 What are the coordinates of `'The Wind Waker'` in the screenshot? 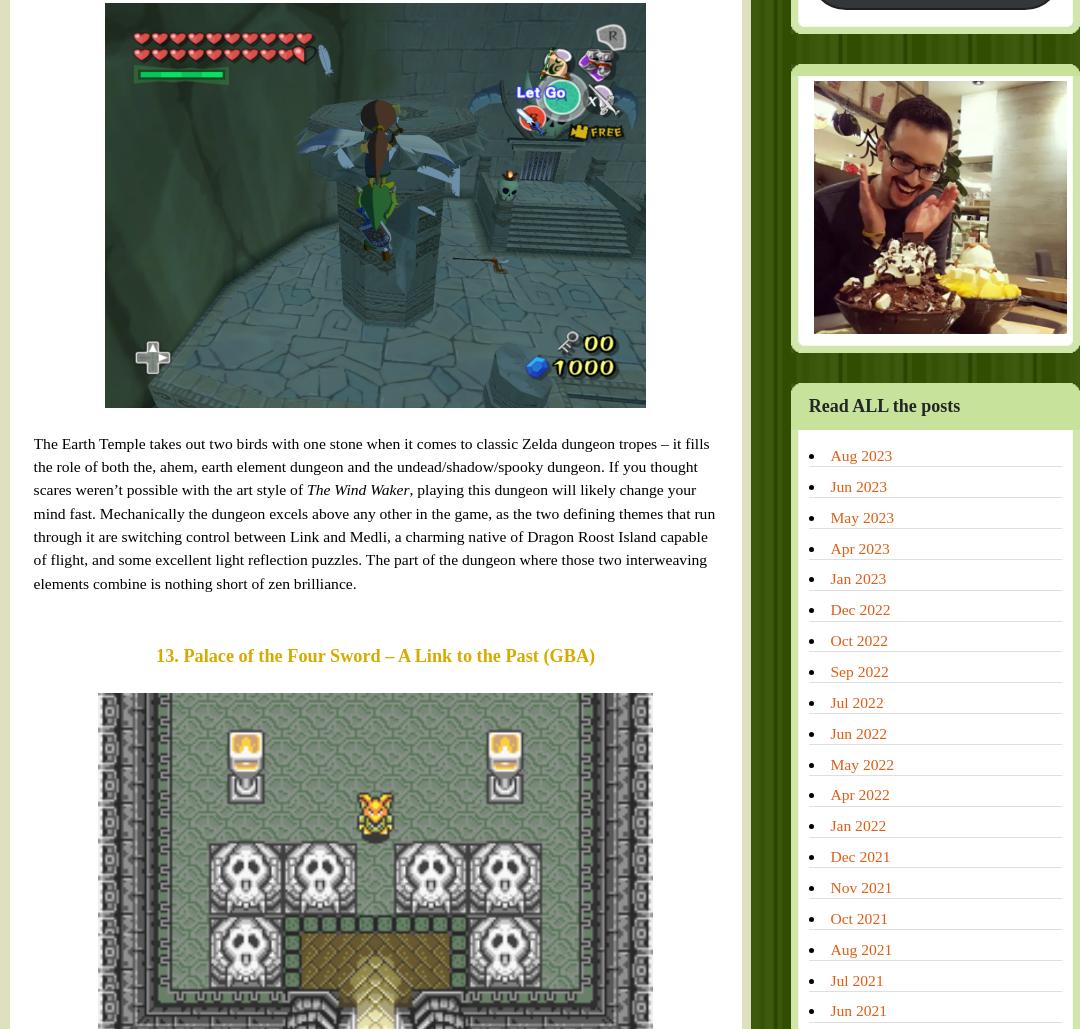 It's located at (297, 65).